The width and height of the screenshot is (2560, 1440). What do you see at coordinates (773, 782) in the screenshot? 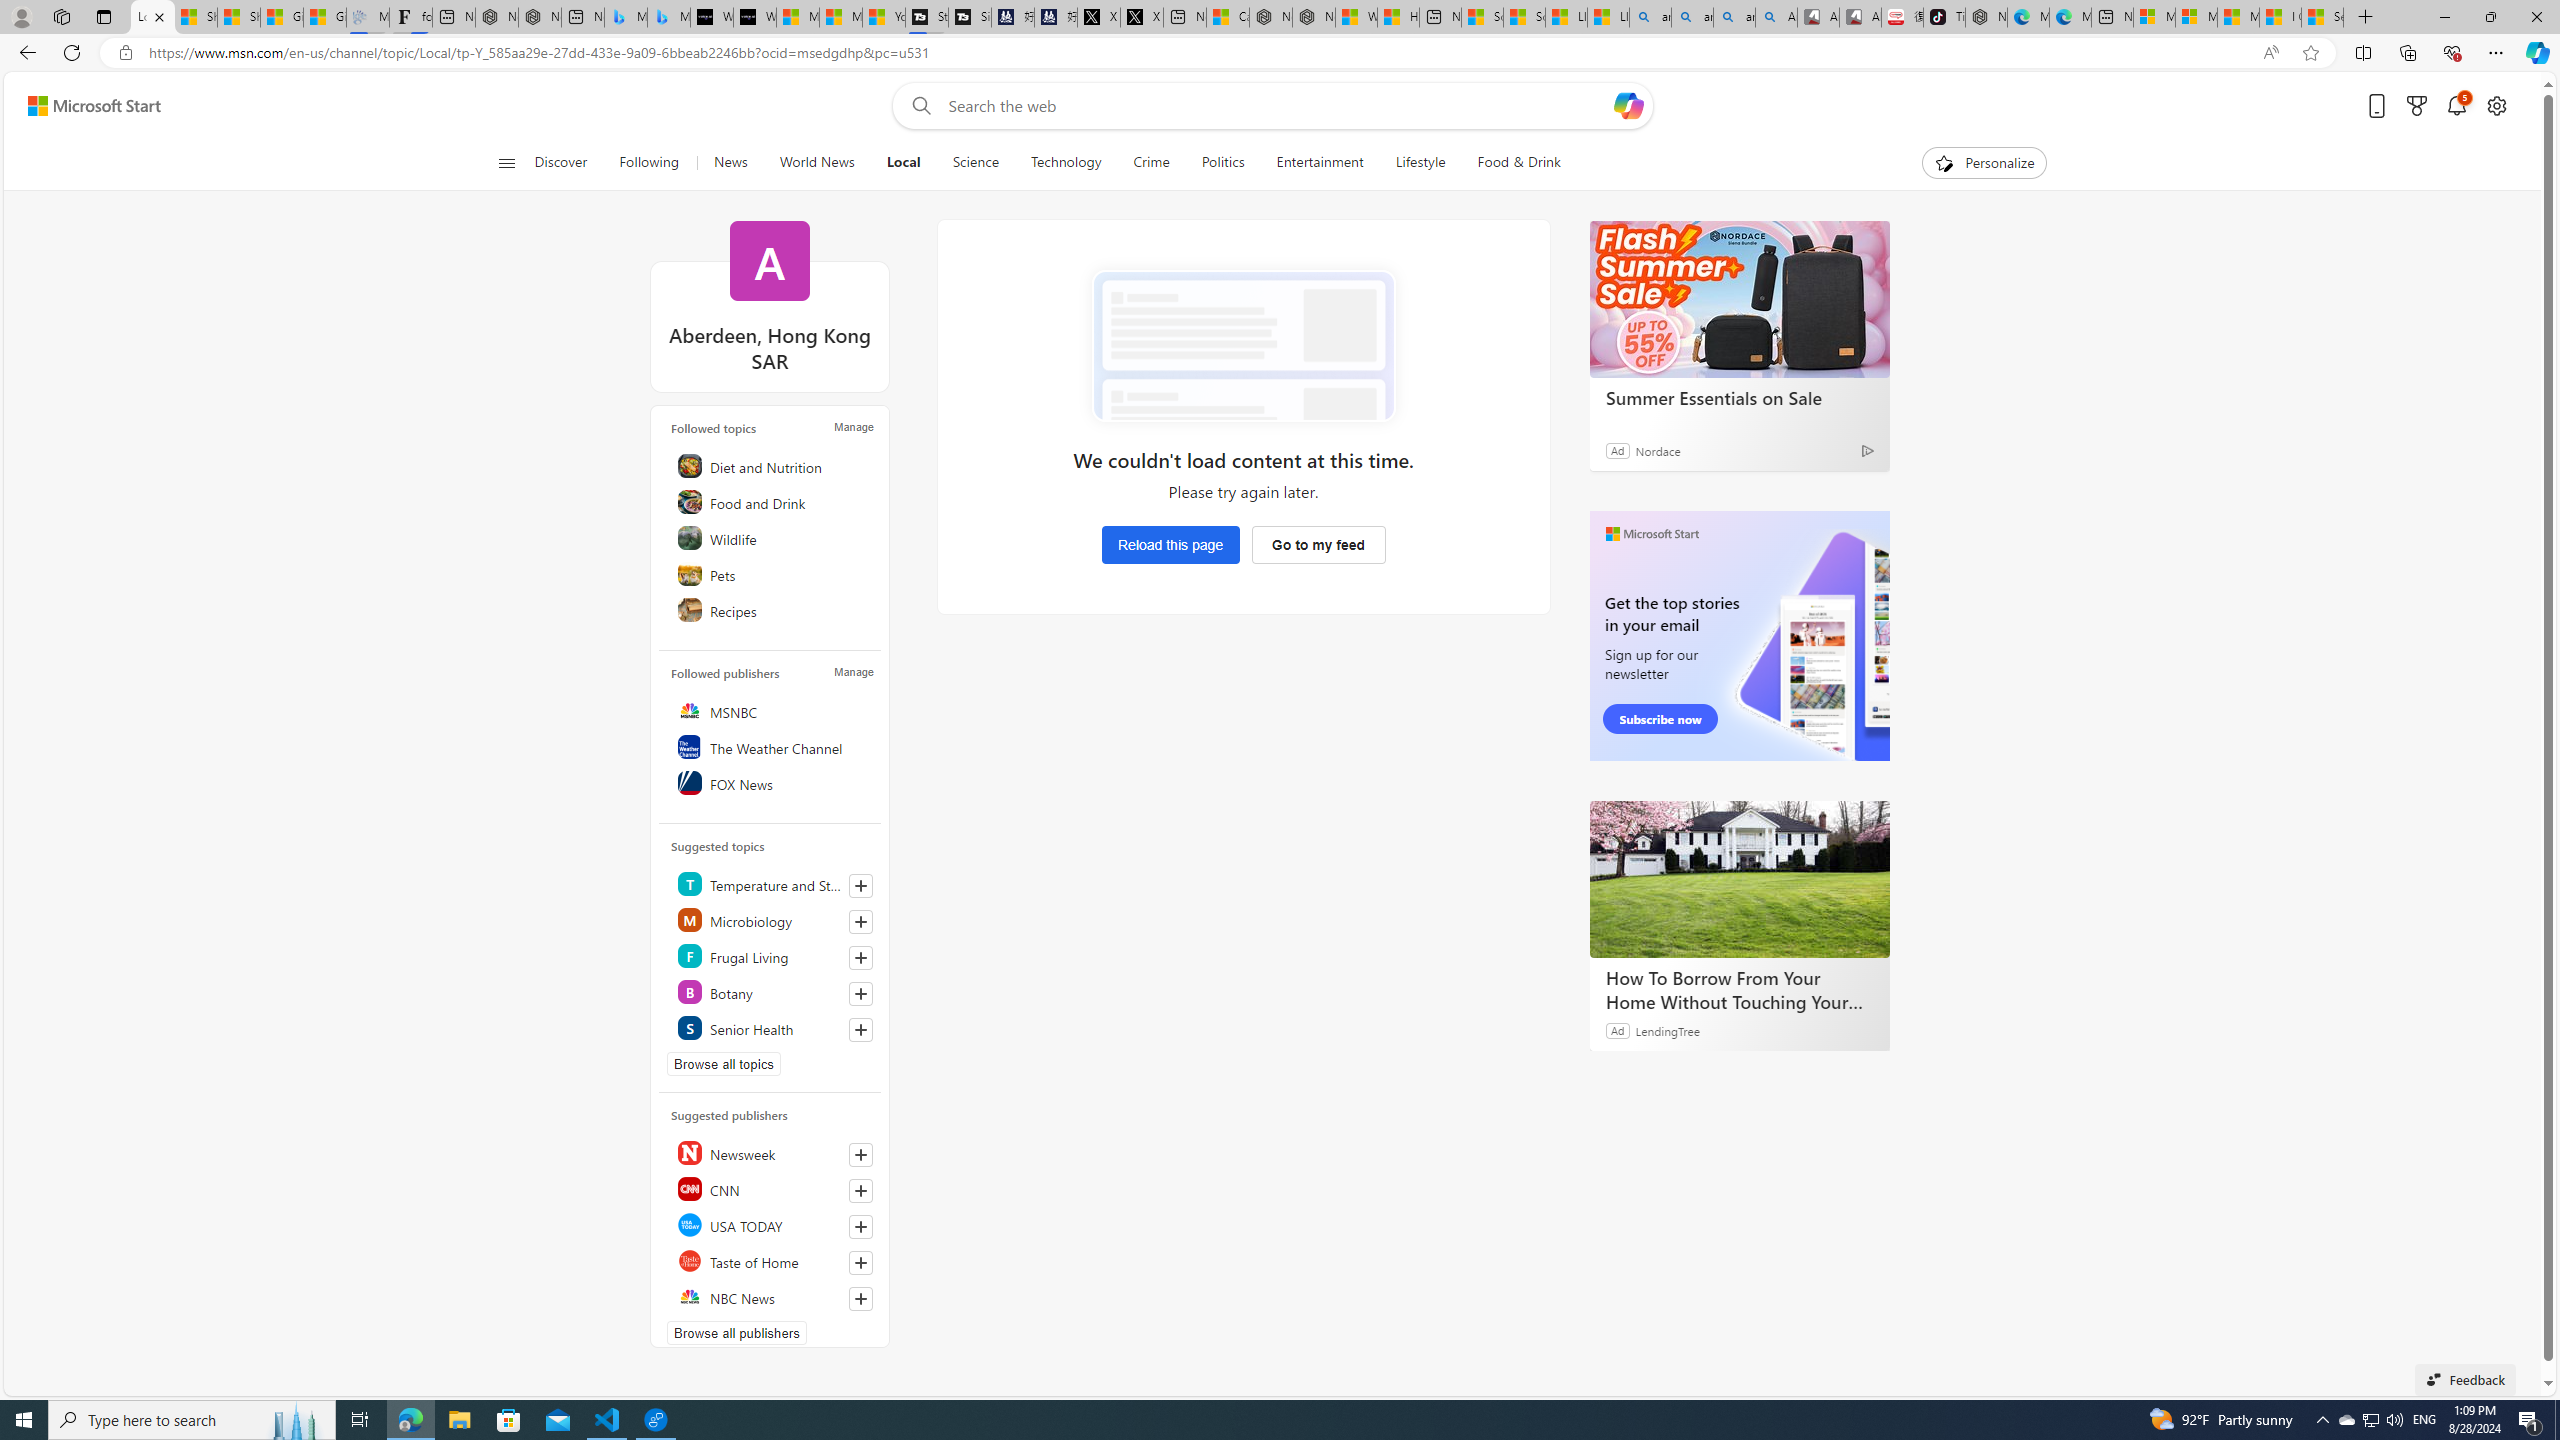
I see `'FOX News'` at bounding box center [773, 782].